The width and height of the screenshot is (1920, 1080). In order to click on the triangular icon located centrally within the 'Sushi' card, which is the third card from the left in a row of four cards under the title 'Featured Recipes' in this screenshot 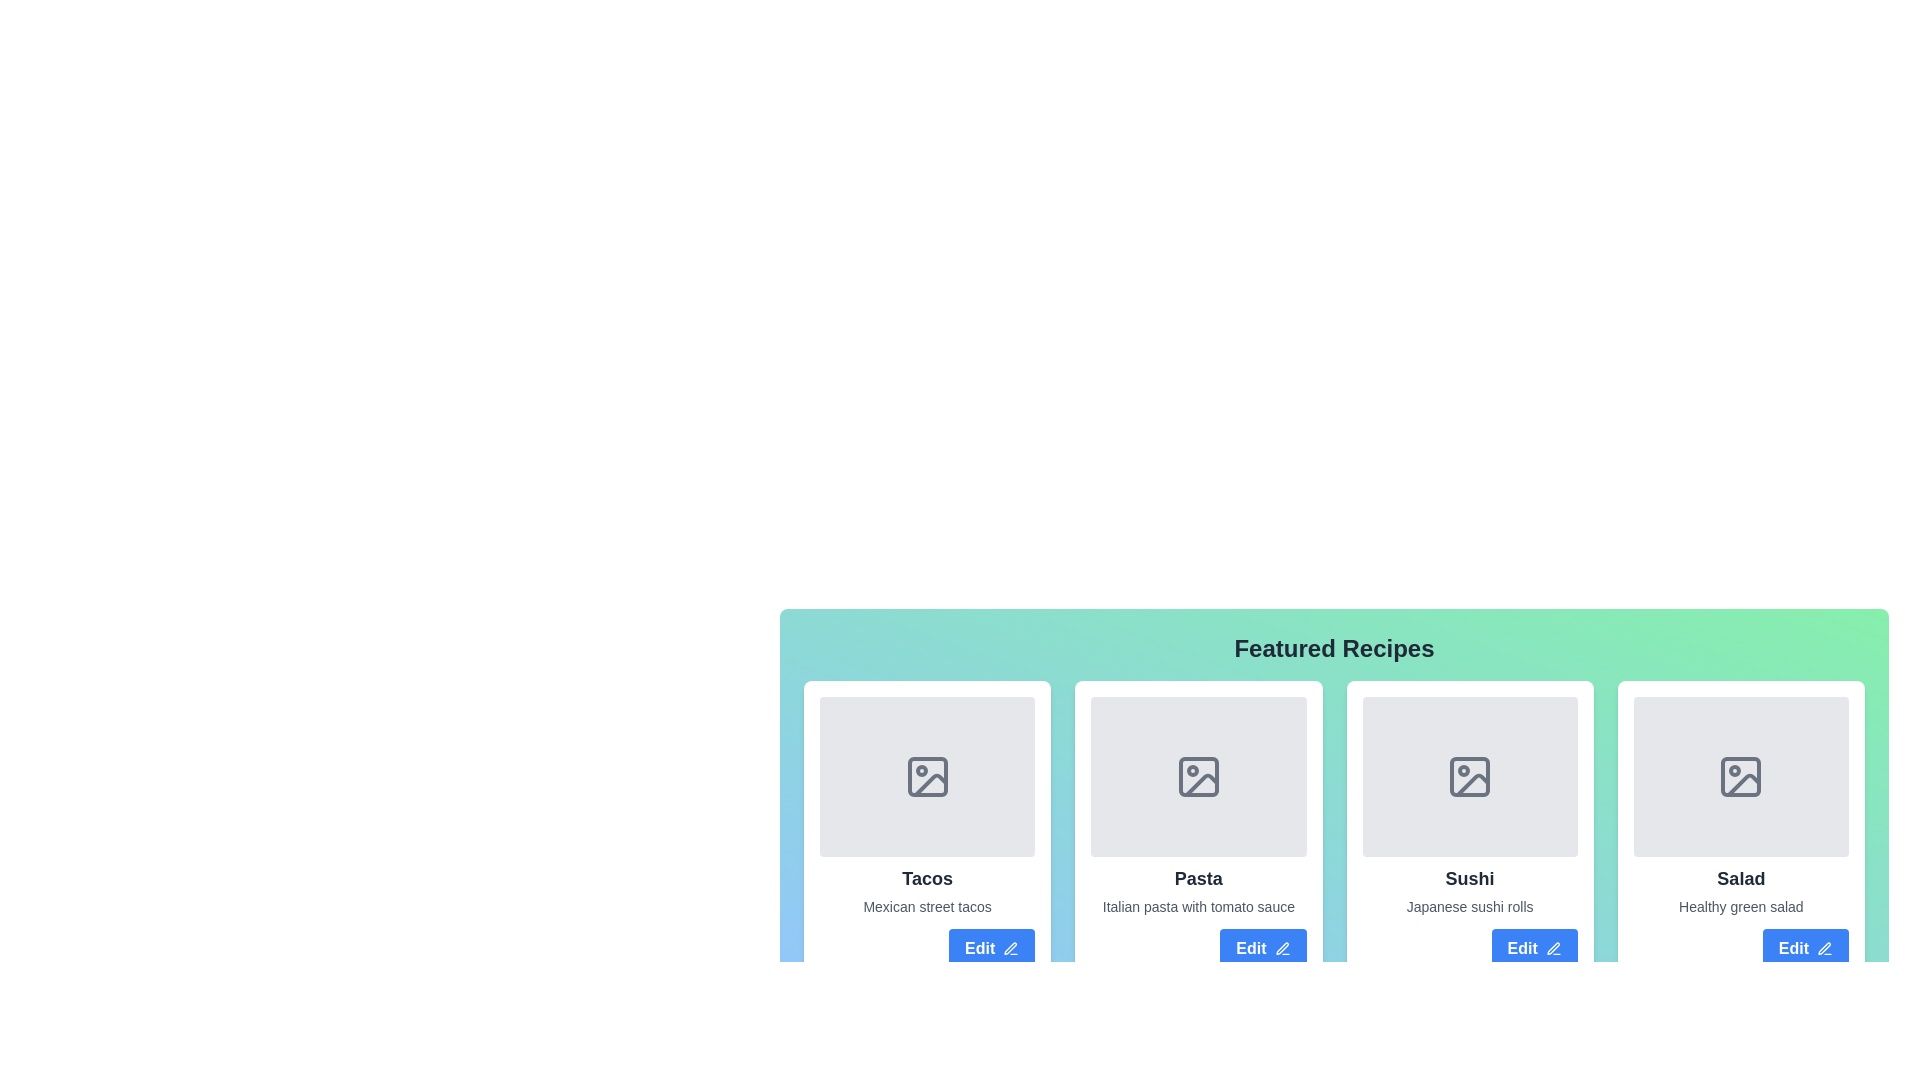, I will do `click(1473, 784)`.